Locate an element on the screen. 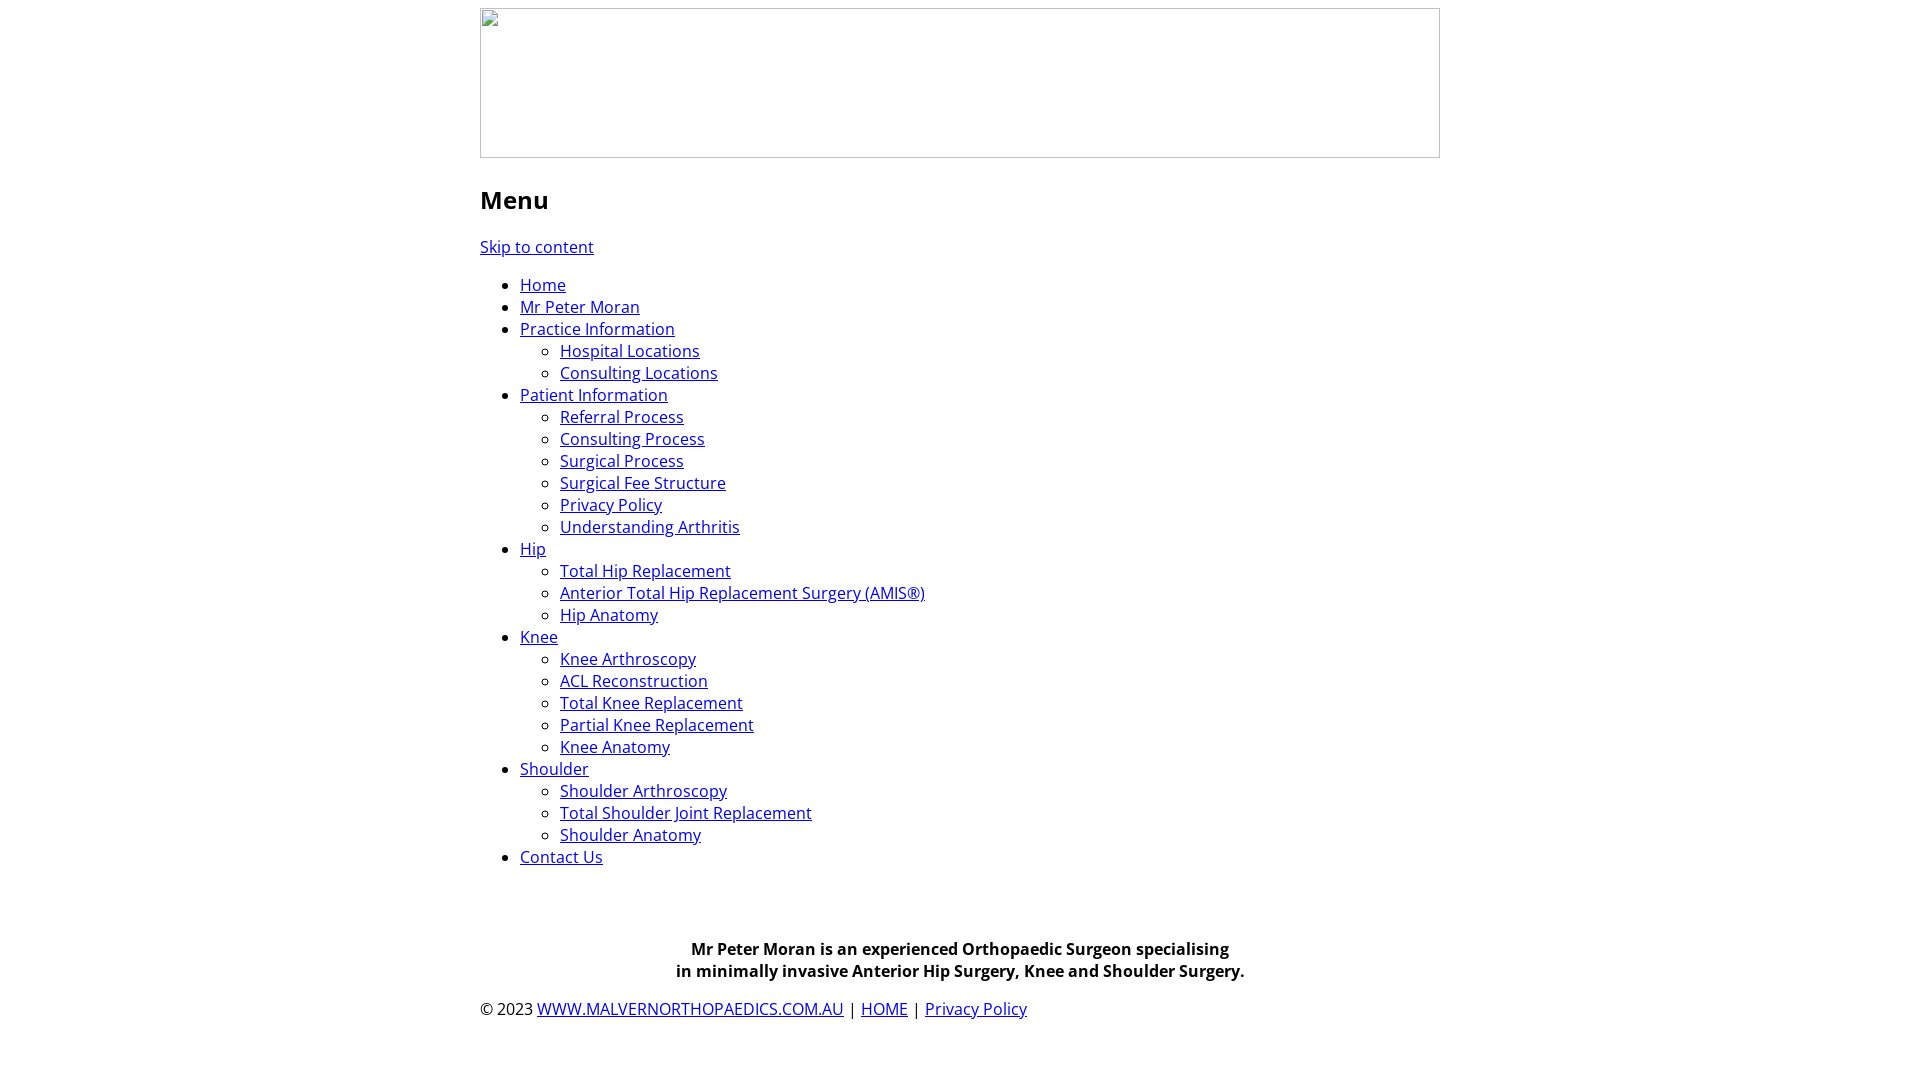  'Contact Us' is located at coordinates (560, 855).